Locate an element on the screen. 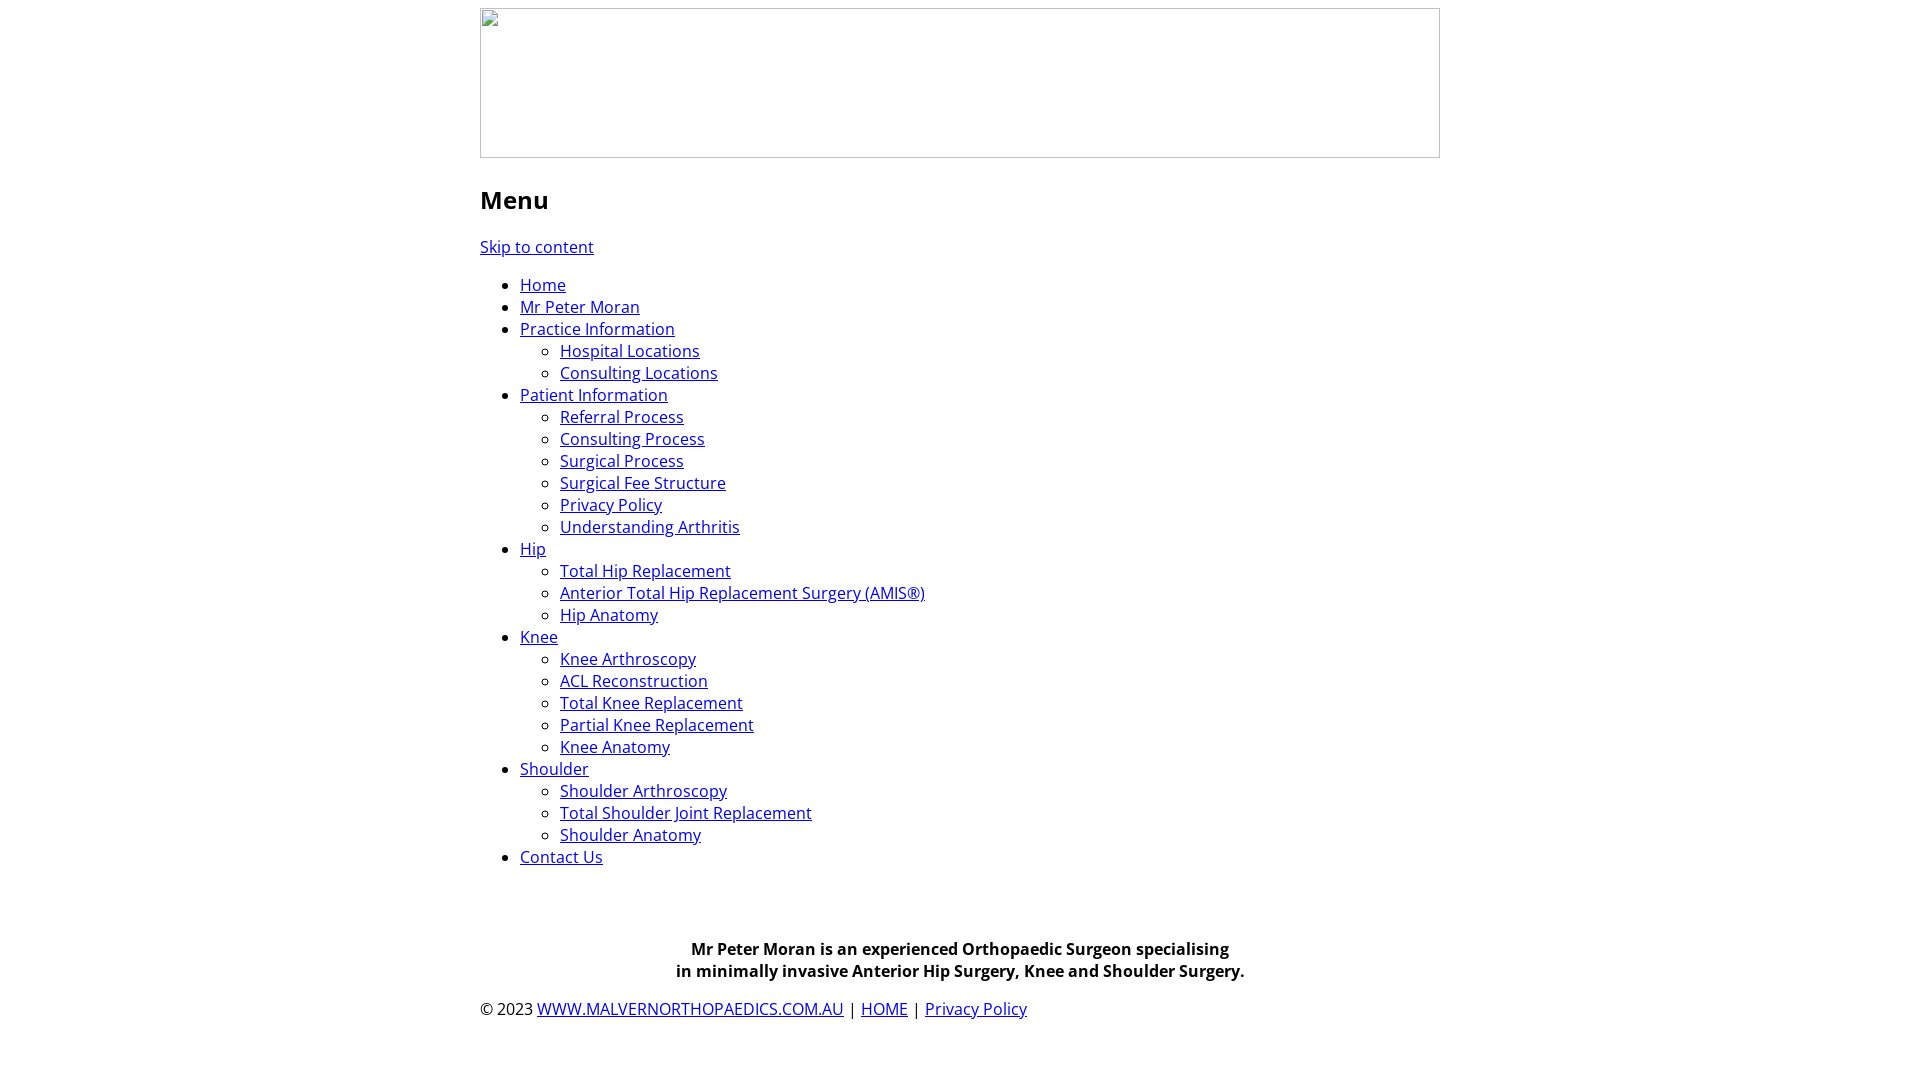  'Contact Us' is located at coordinates (560, 855).